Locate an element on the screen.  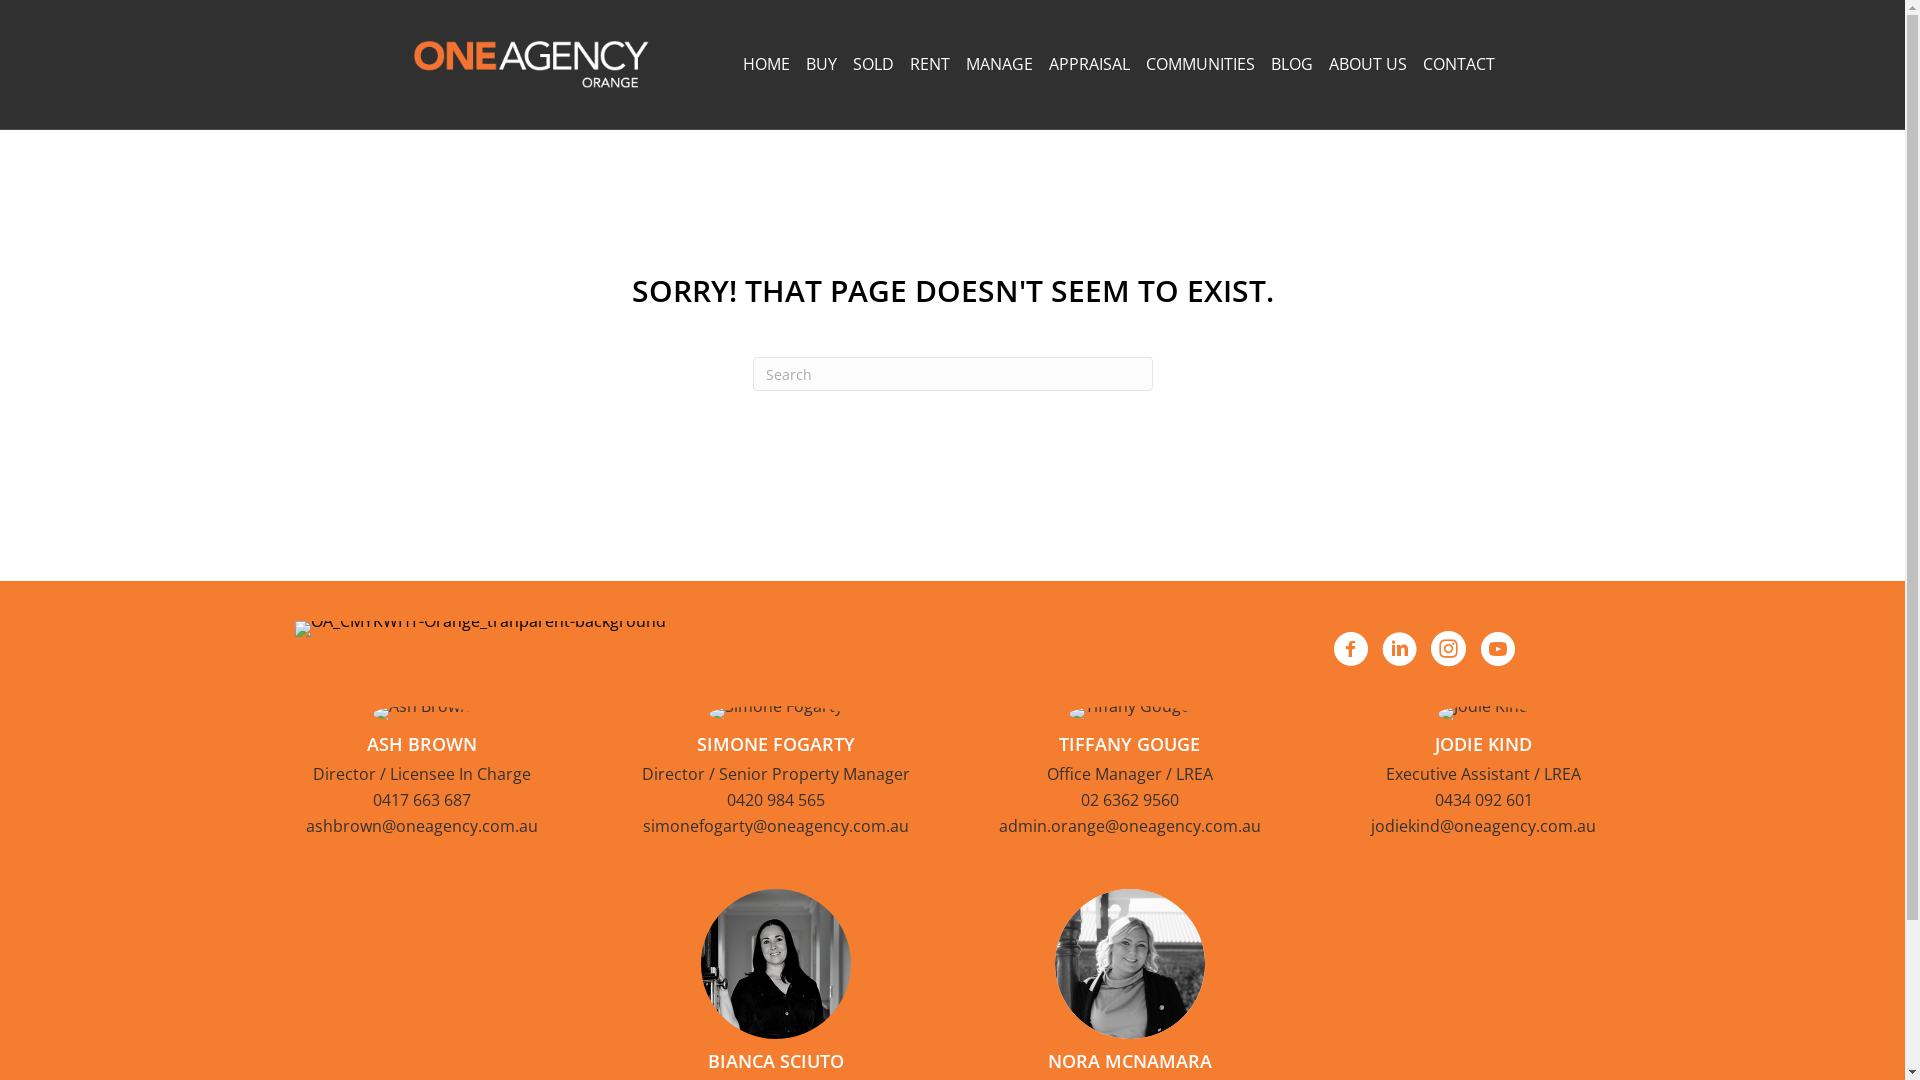
'ABOUT US' is located at coordinates (1366, 63).